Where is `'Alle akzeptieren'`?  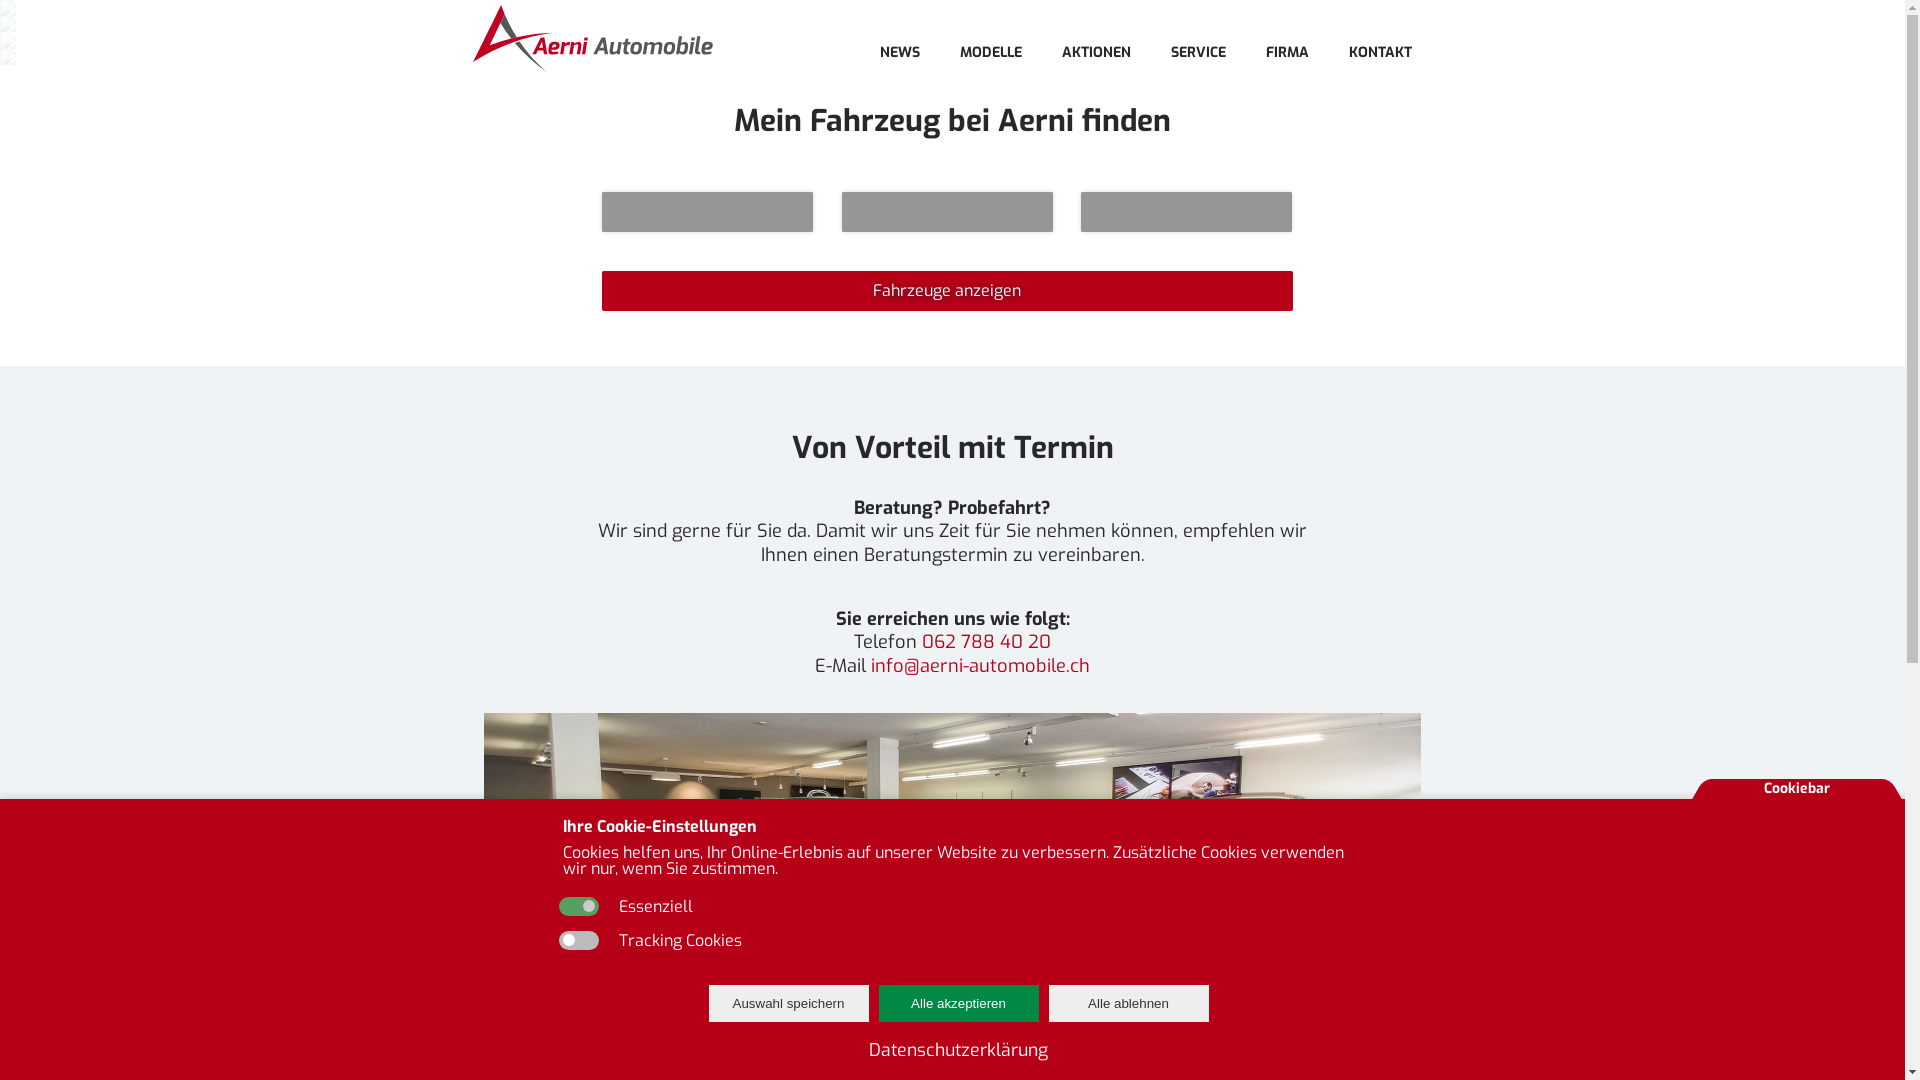
'Alle akzeptieren' is located at coordinates (957, 1003).